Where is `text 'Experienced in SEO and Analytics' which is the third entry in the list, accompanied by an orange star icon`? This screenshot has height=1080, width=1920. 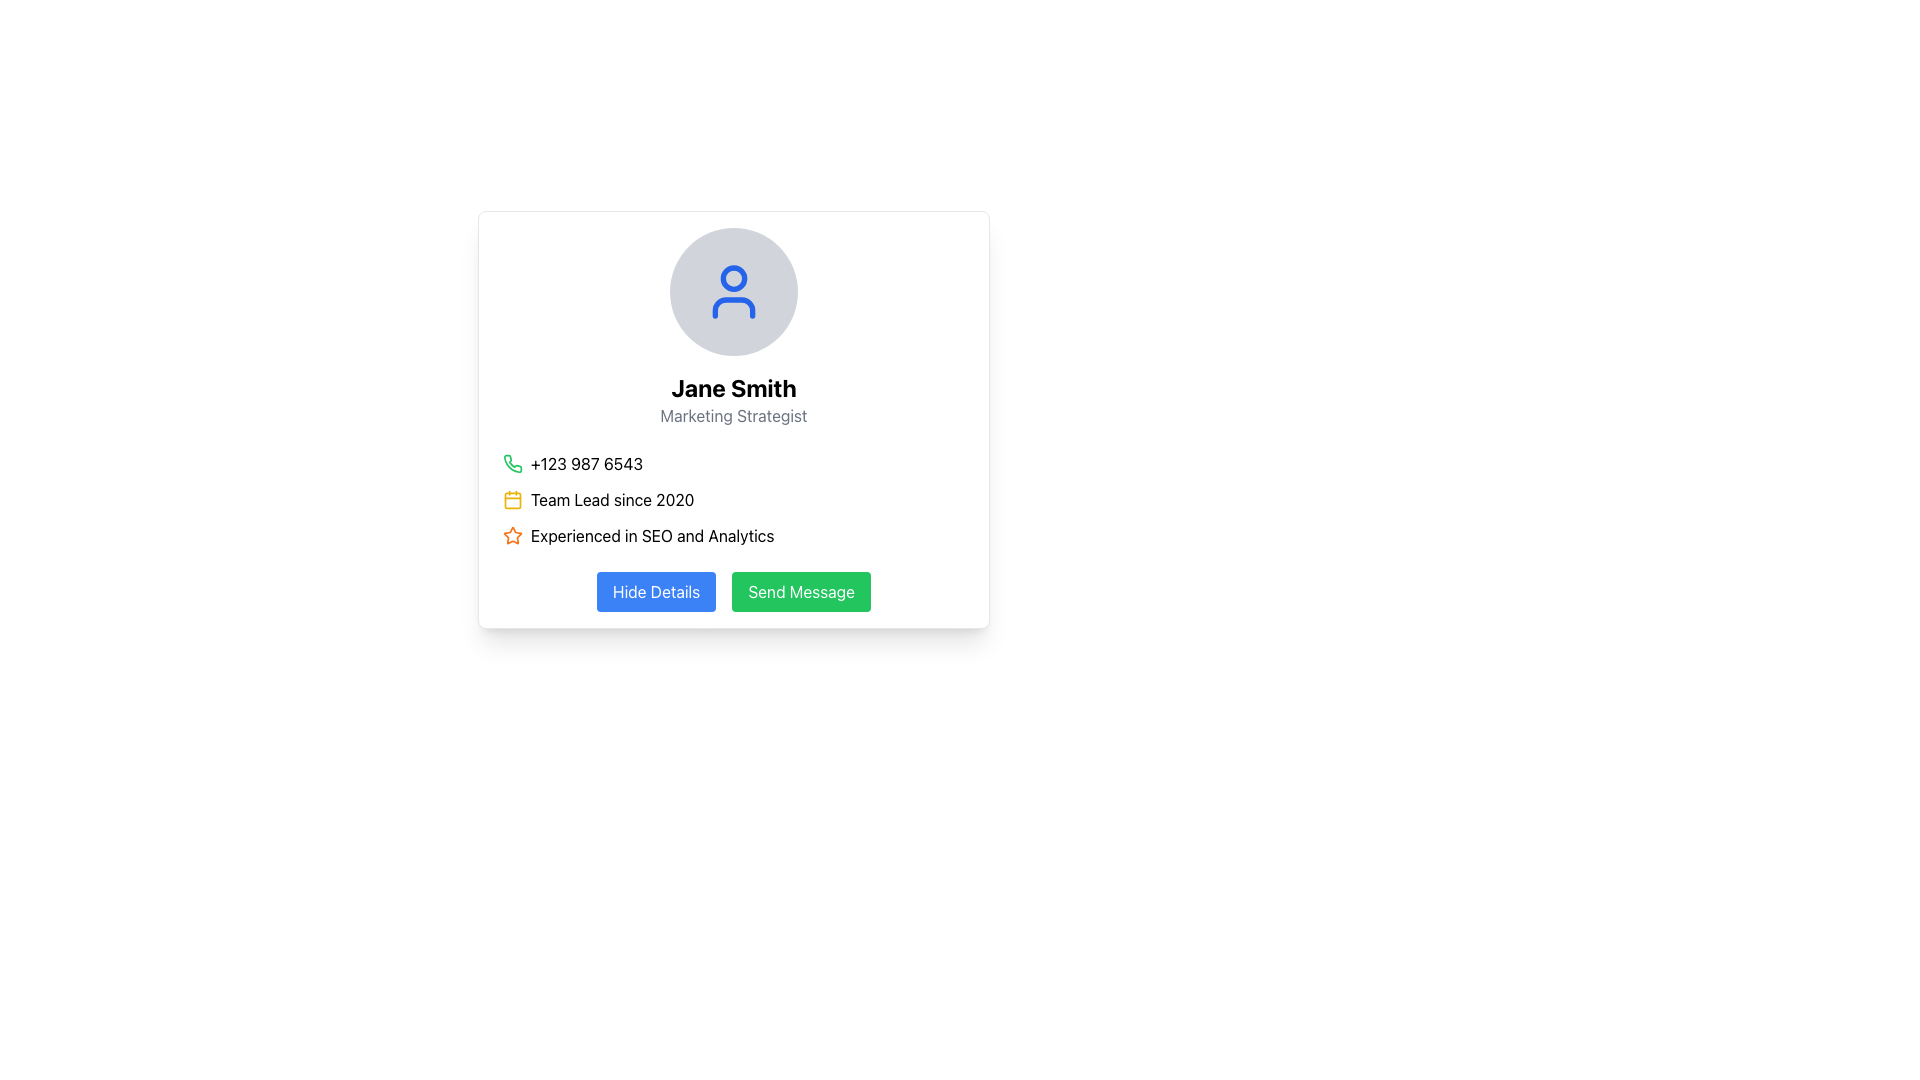
text 'Experienced in SEO and Analytics' which is the third entry in the list, accompanied by an orange star icon is located at coordinates (733, 535).